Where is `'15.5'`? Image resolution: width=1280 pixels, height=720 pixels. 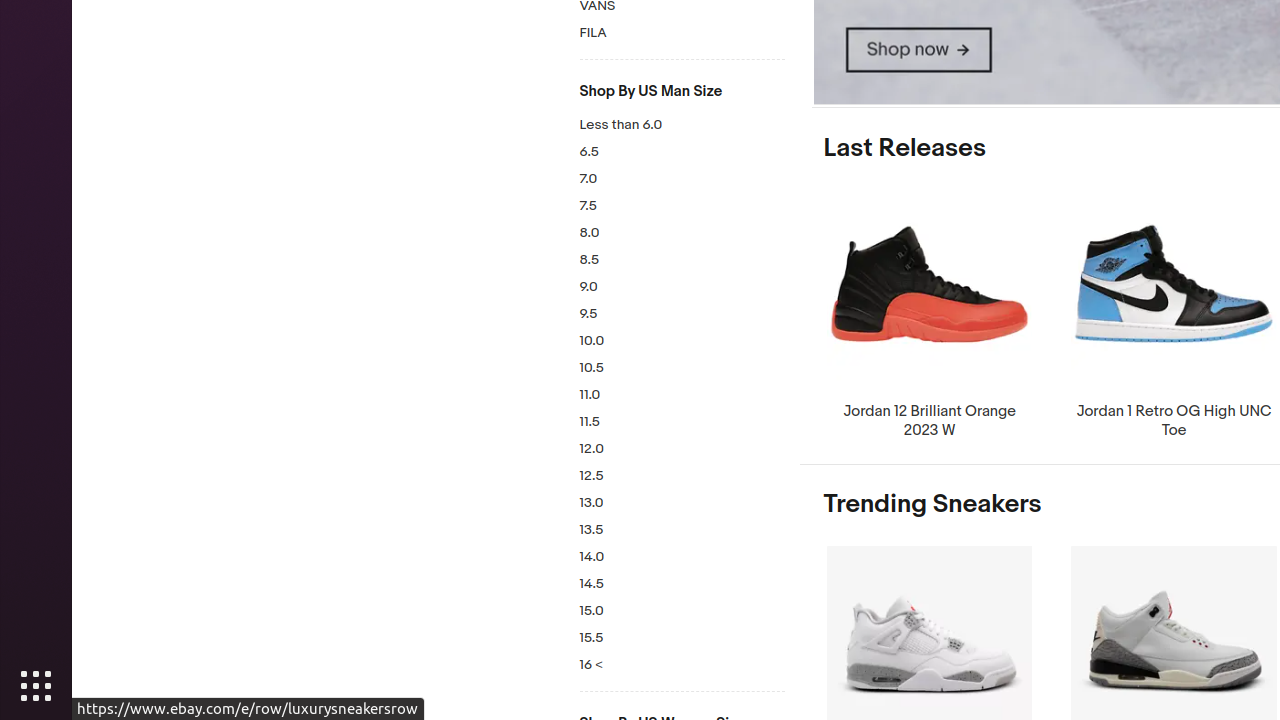 '15.5' is located at coordinates (681, 638).